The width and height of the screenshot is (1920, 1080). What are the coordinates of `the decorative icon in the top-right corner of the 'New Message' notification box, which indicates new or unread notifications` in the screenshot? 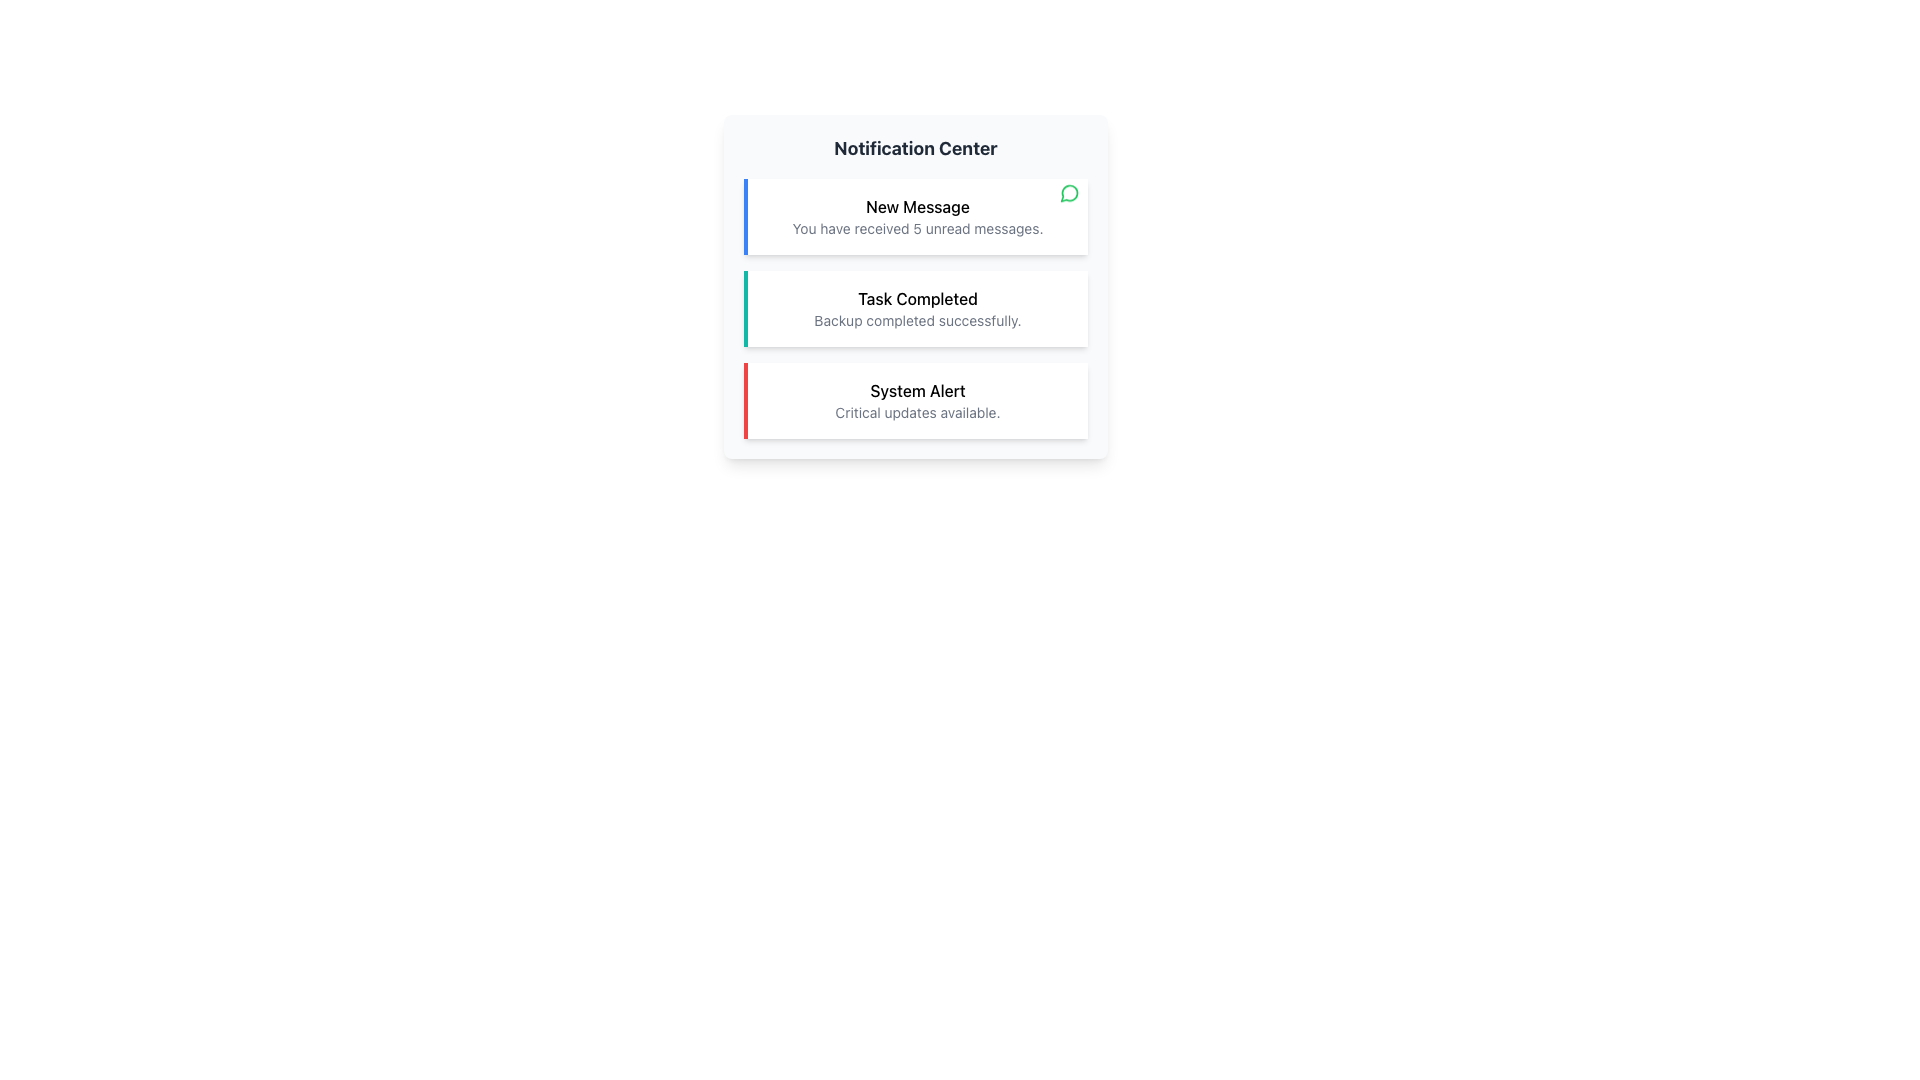 It's located at (1069, 196).